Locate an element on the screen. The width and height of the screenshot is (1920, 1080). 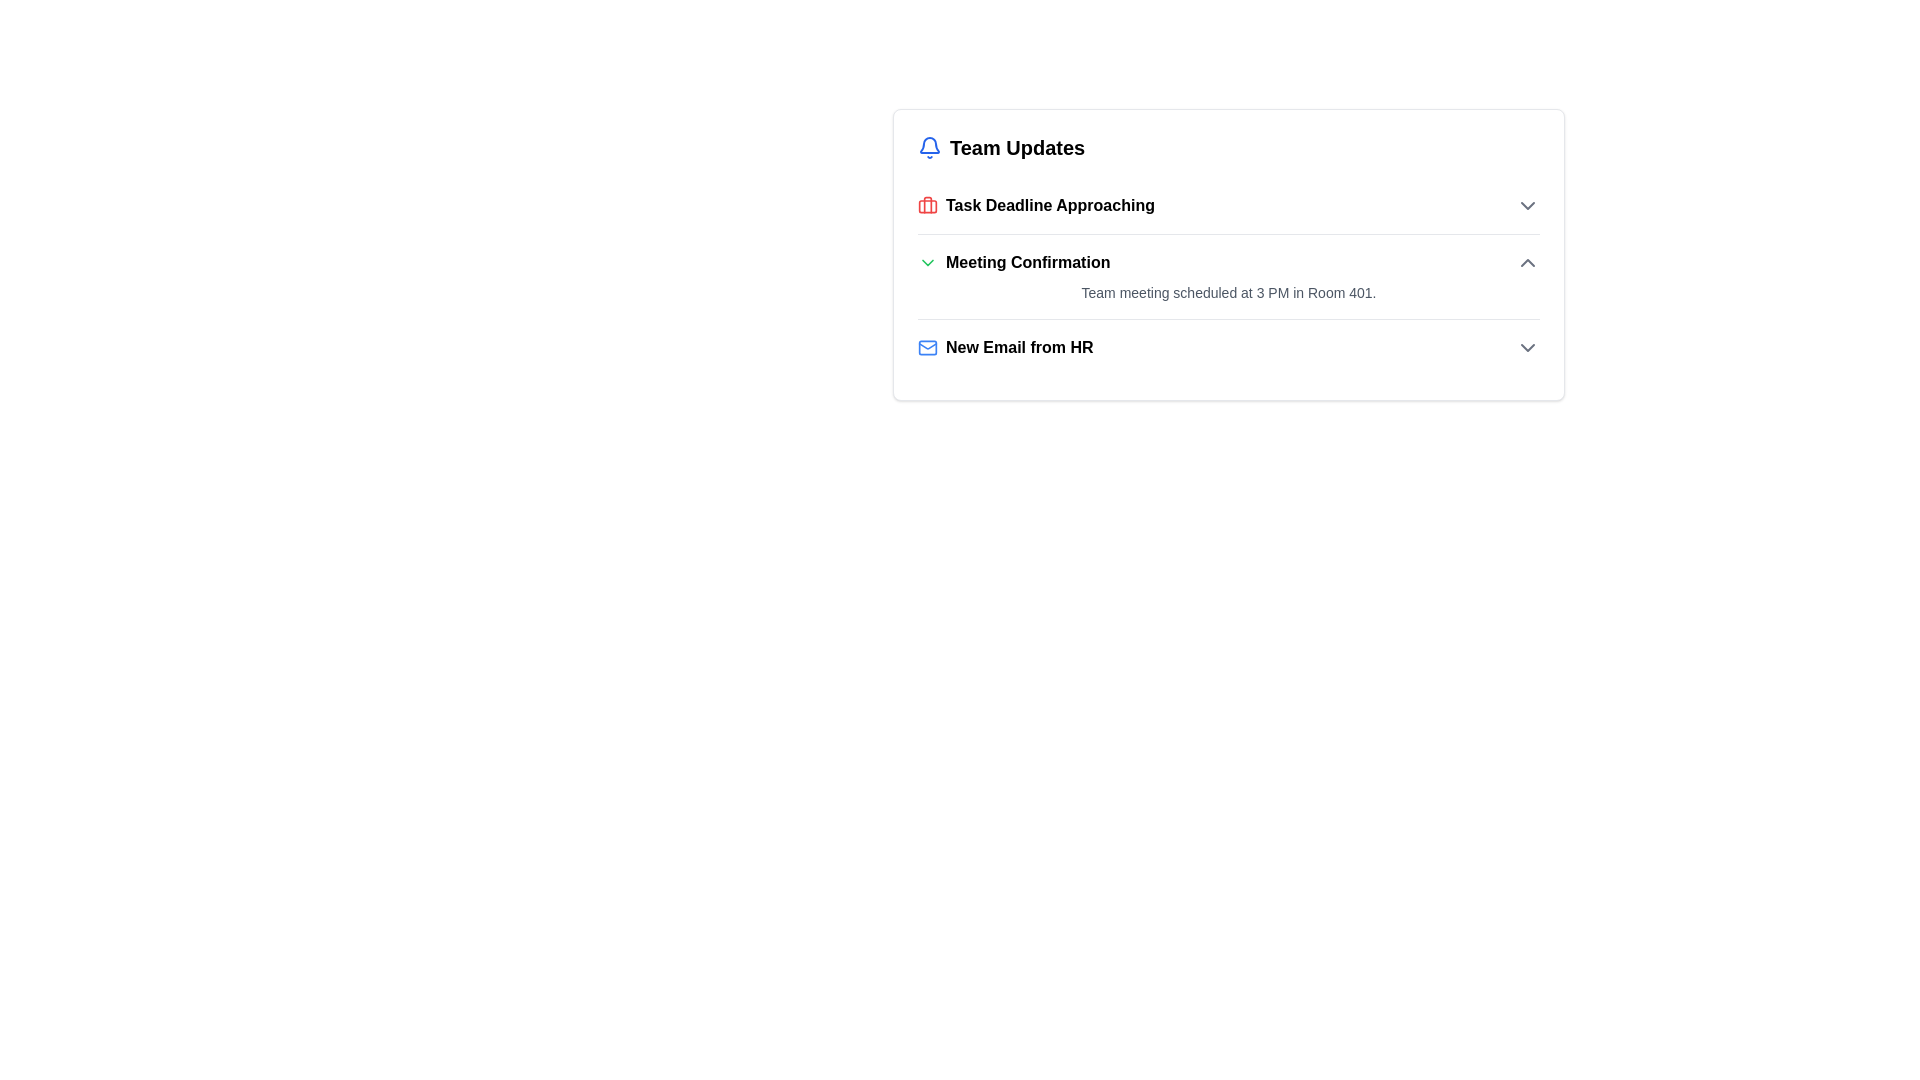
the button located to the far right of the 'Task Deadline Approaching' notification row is located at coordinates (1526, 205).